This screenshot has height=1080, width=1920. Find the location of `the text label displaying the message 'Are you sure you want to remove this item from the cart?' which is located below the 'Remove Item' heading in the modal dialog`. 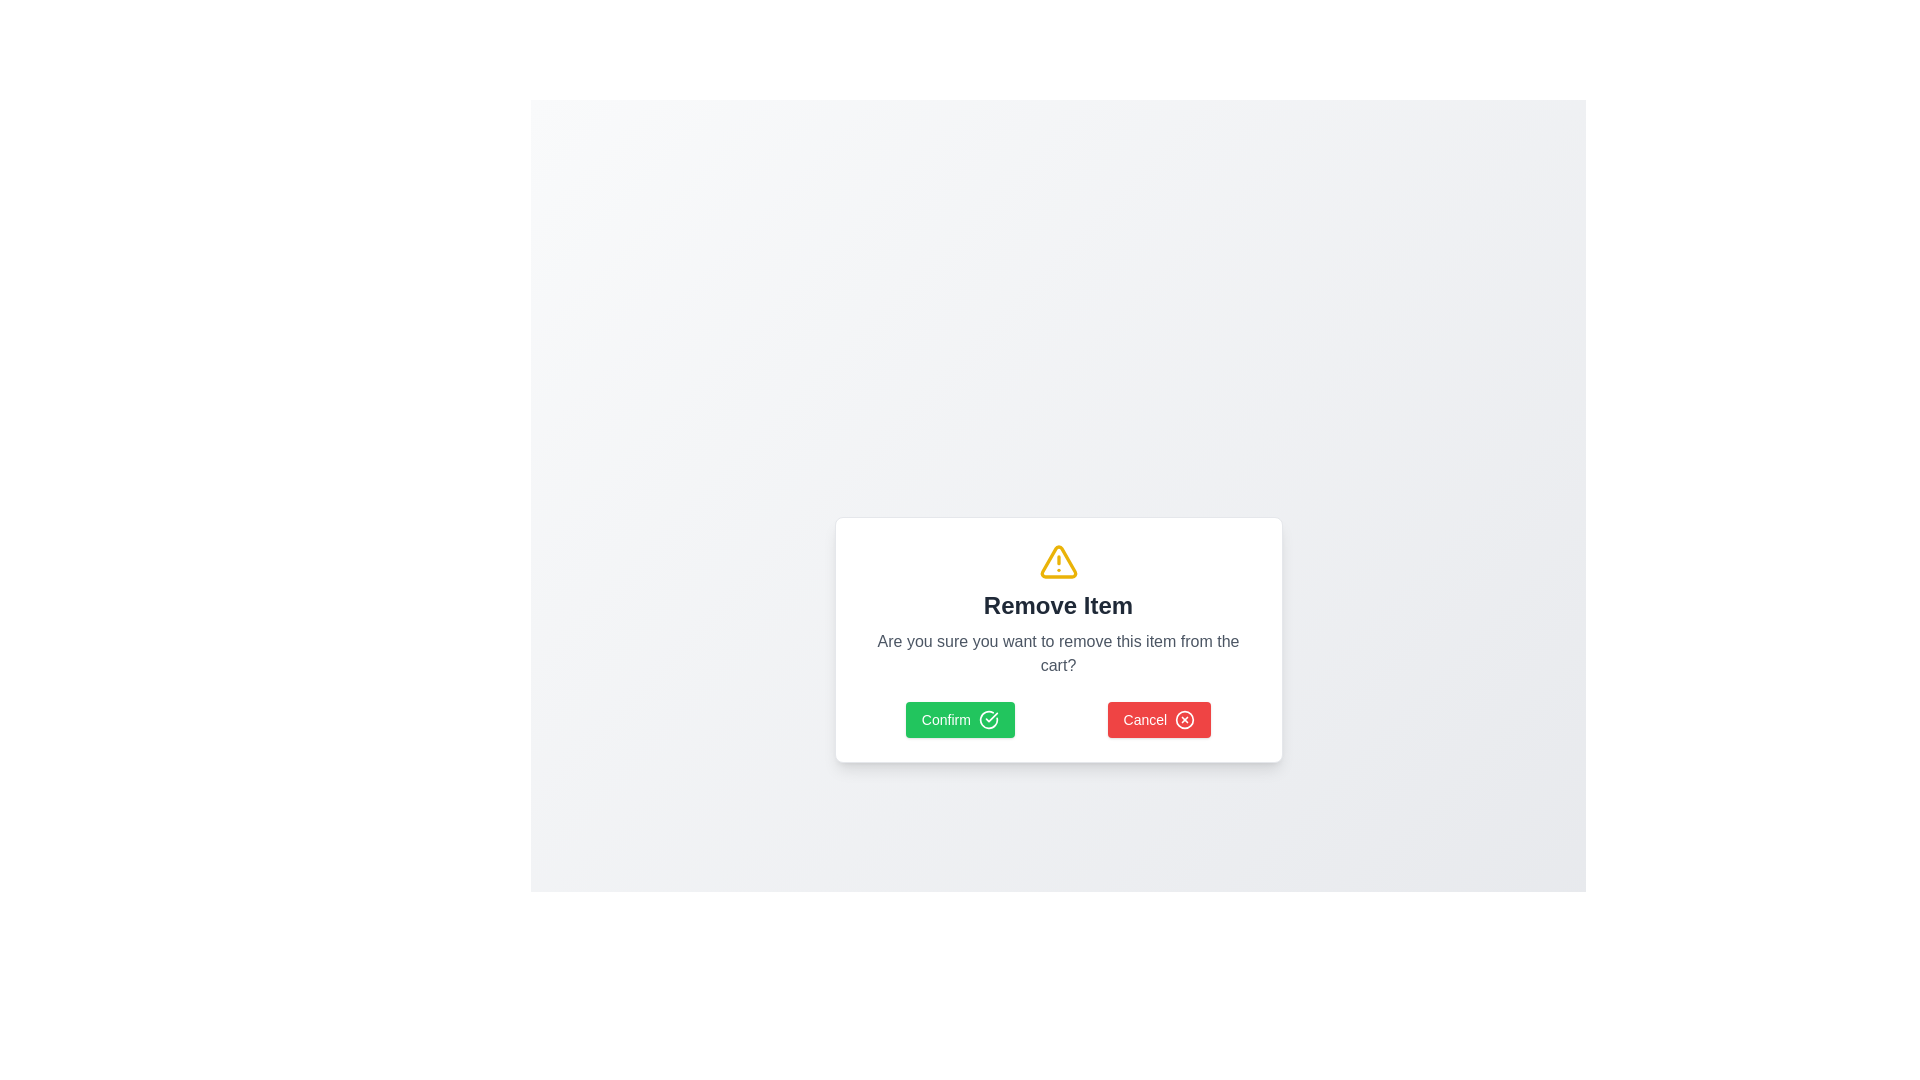

the text label displaying the message 'Are you sure you want to remove this item from the cart?' which is located below the 'Remove Item' heading in the modal dialog is located at coordinates (1057, 654).